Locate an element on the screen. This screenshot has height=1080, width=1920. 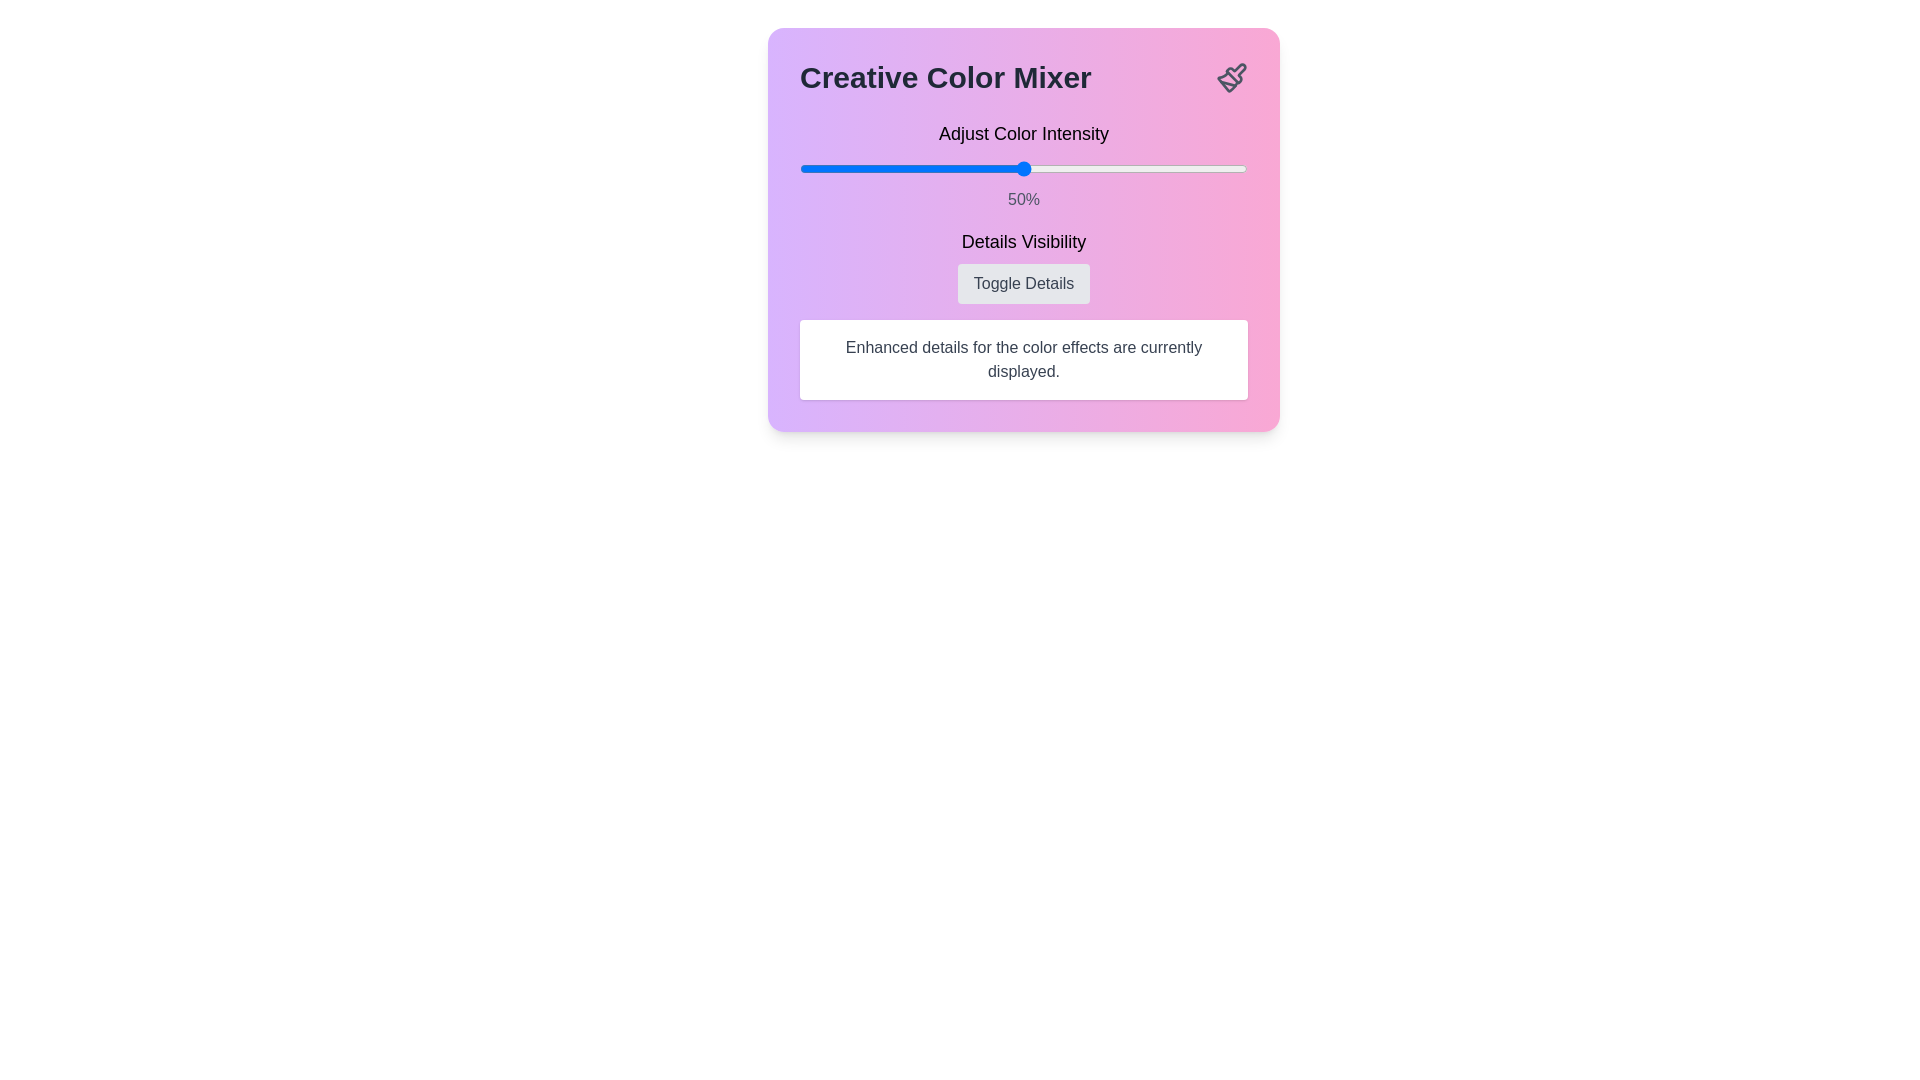
the color intensity is located at coordinates (1215, 168).